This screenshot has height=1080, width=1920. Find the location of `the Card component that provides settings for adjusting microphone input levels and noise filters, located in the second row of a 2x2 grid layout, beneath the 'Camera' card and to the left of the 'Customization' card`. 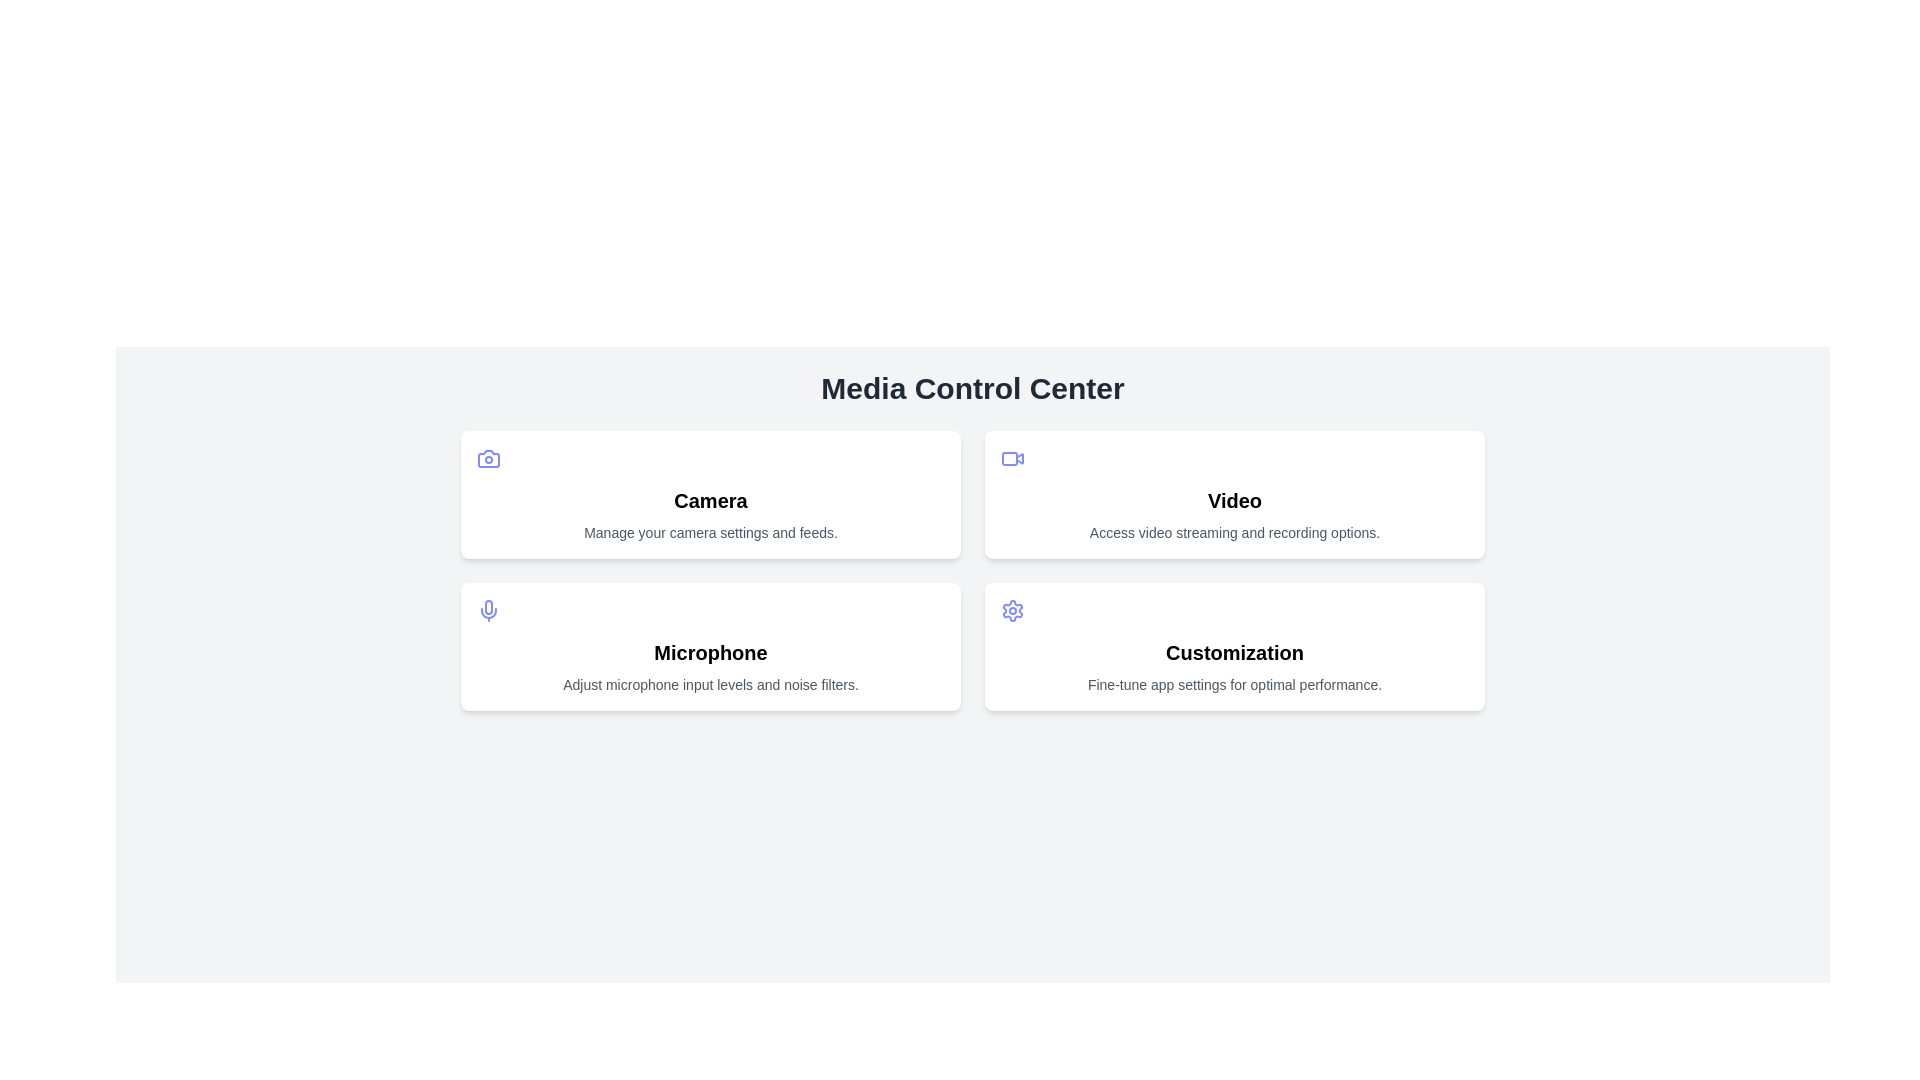

the Card component that provides settings for adjusting microphone input levels and noise filters, located in the second row of a 2x2 grid layout, beneath the 'Camera' card and to the left of the 'Customization' card is located at coordinates (710, 647).